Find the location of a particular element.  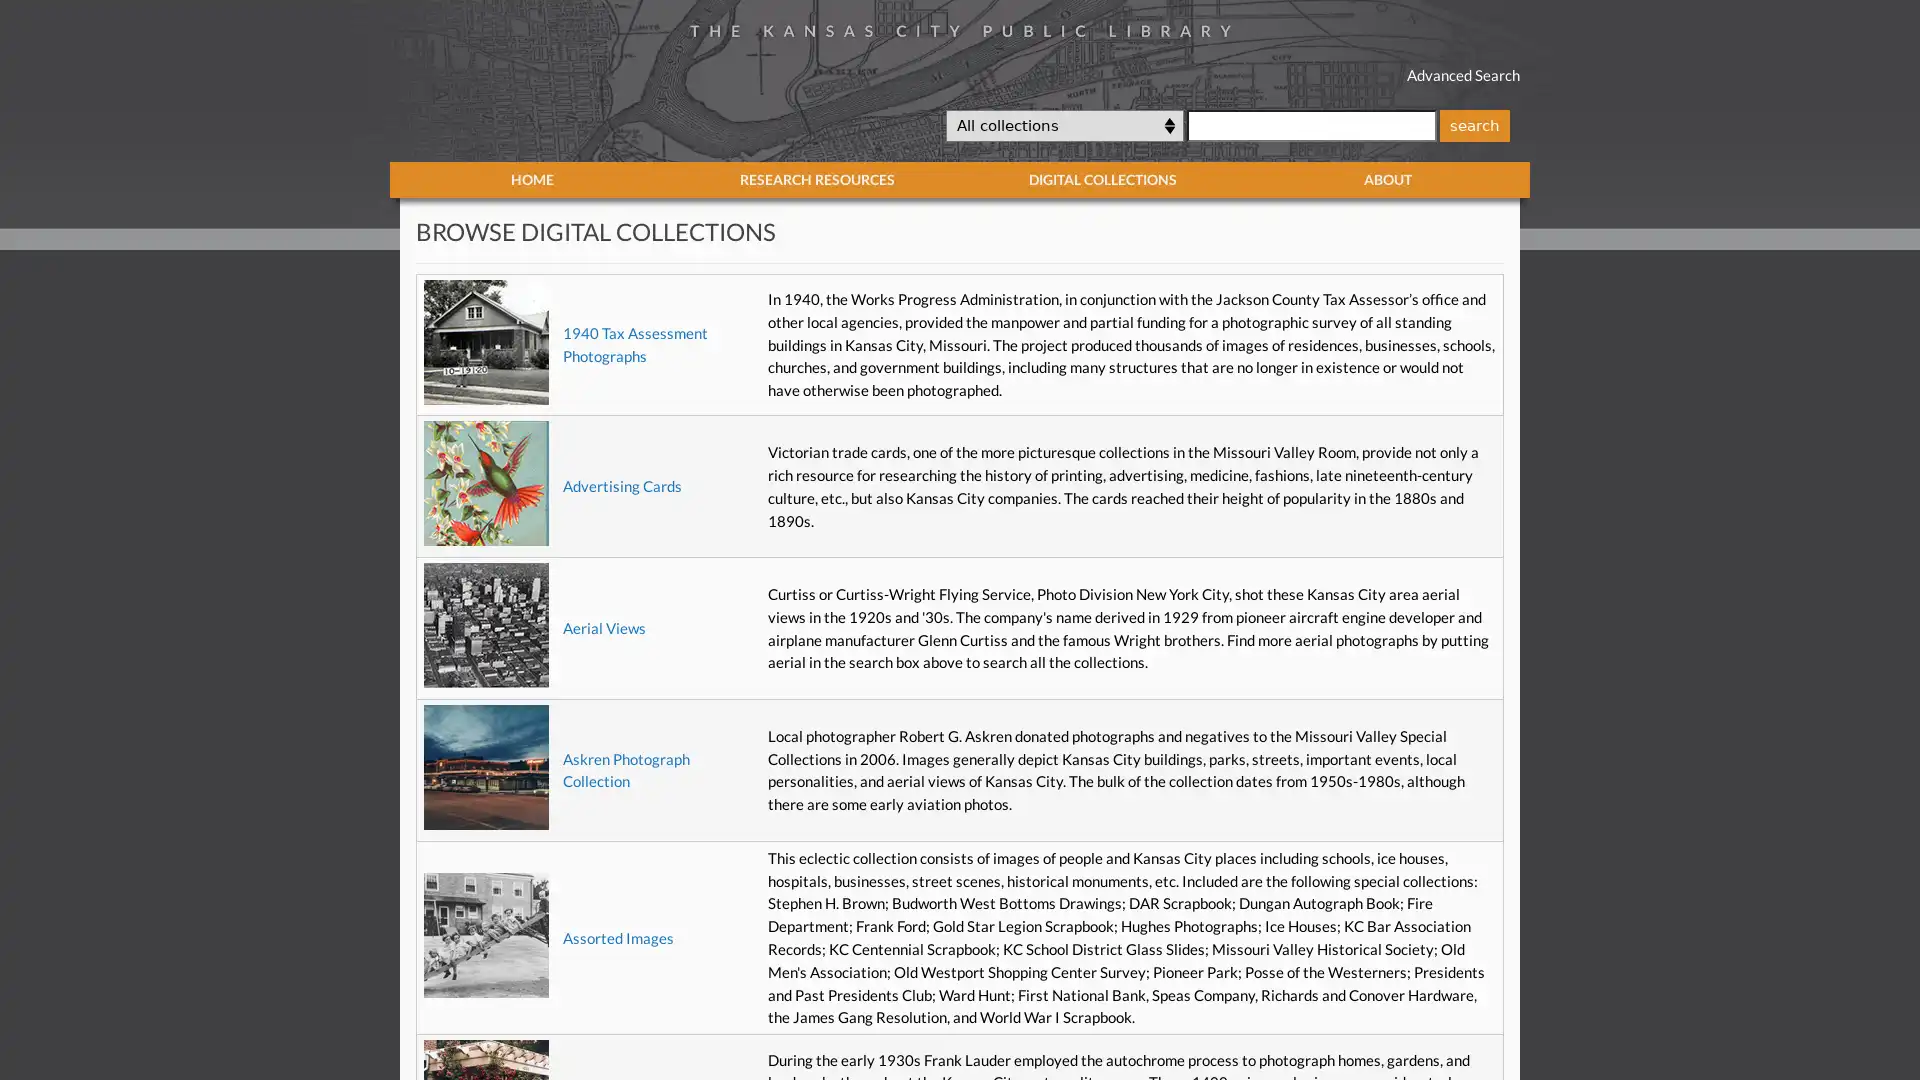

search is located at coordinates (1473, 124).